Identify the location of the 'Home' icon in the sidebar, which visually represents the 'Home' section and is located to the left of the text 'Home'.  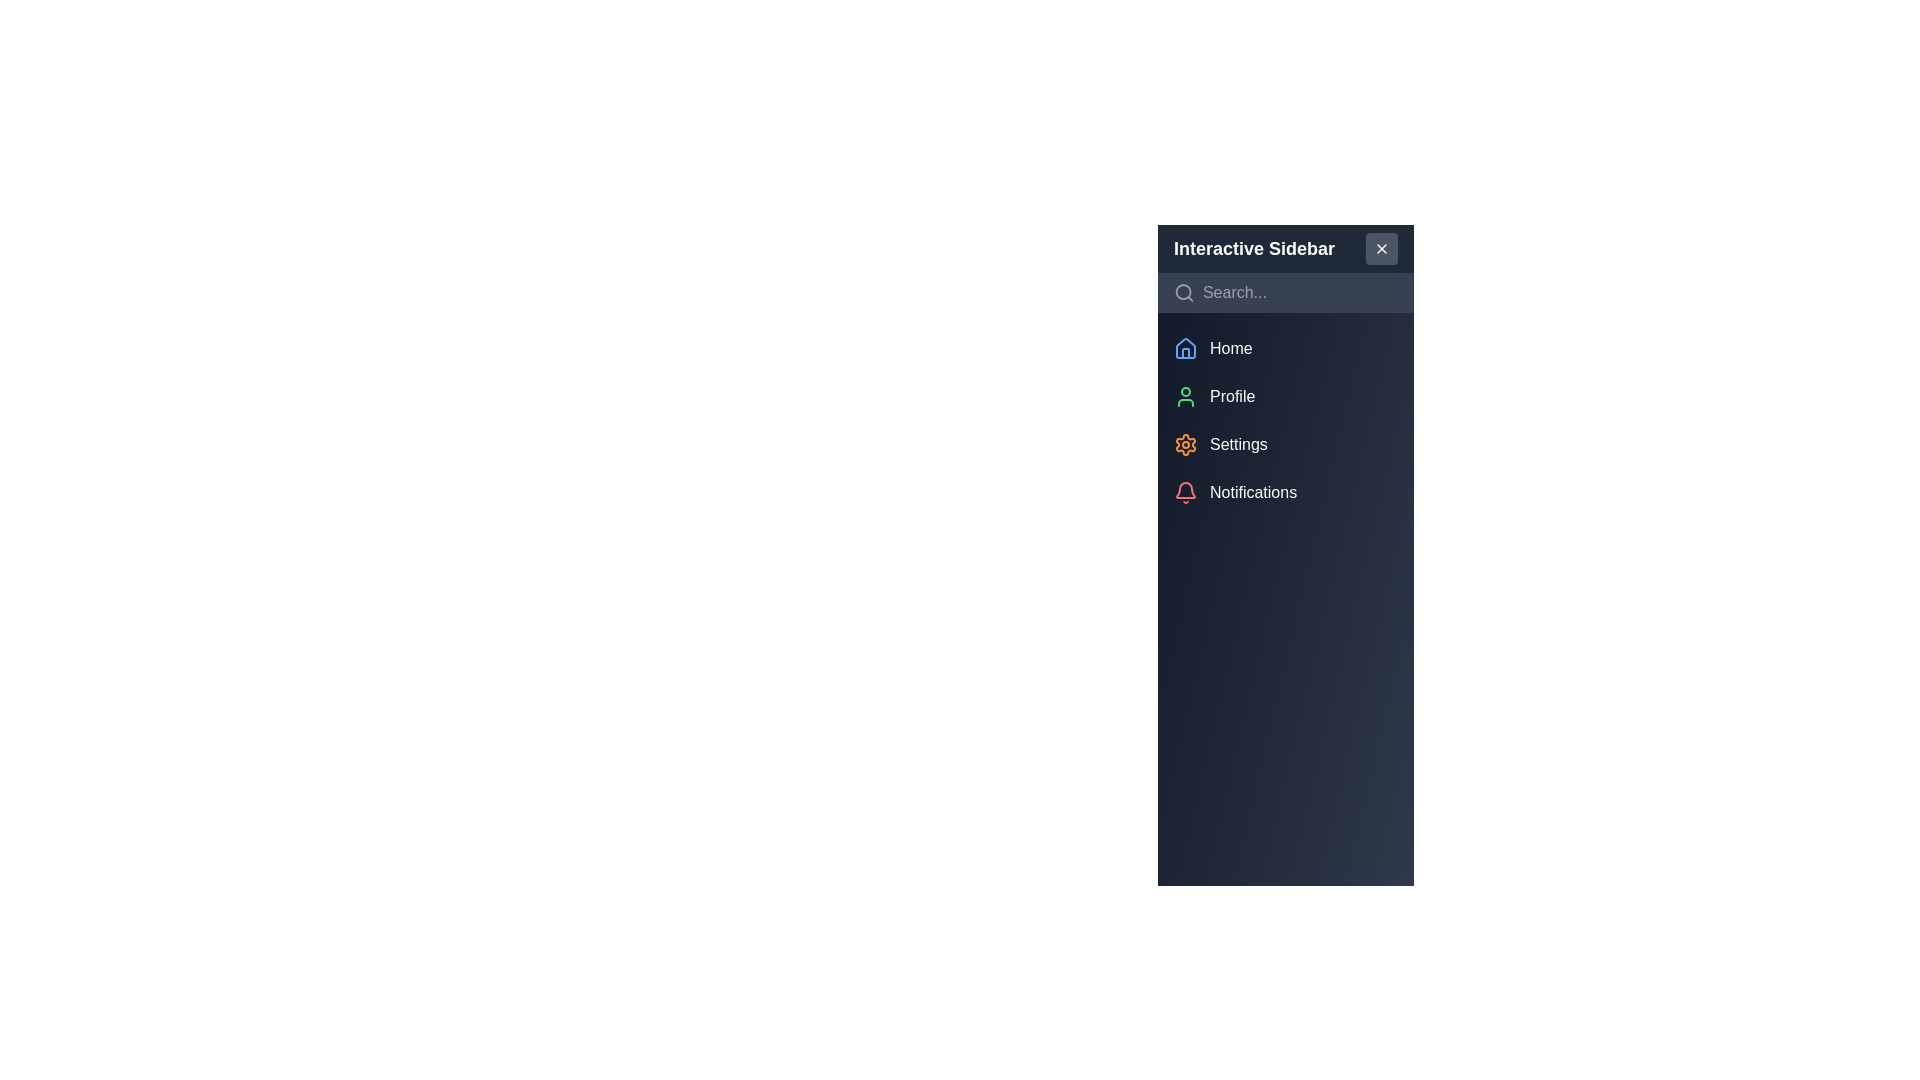
(1185, 347).